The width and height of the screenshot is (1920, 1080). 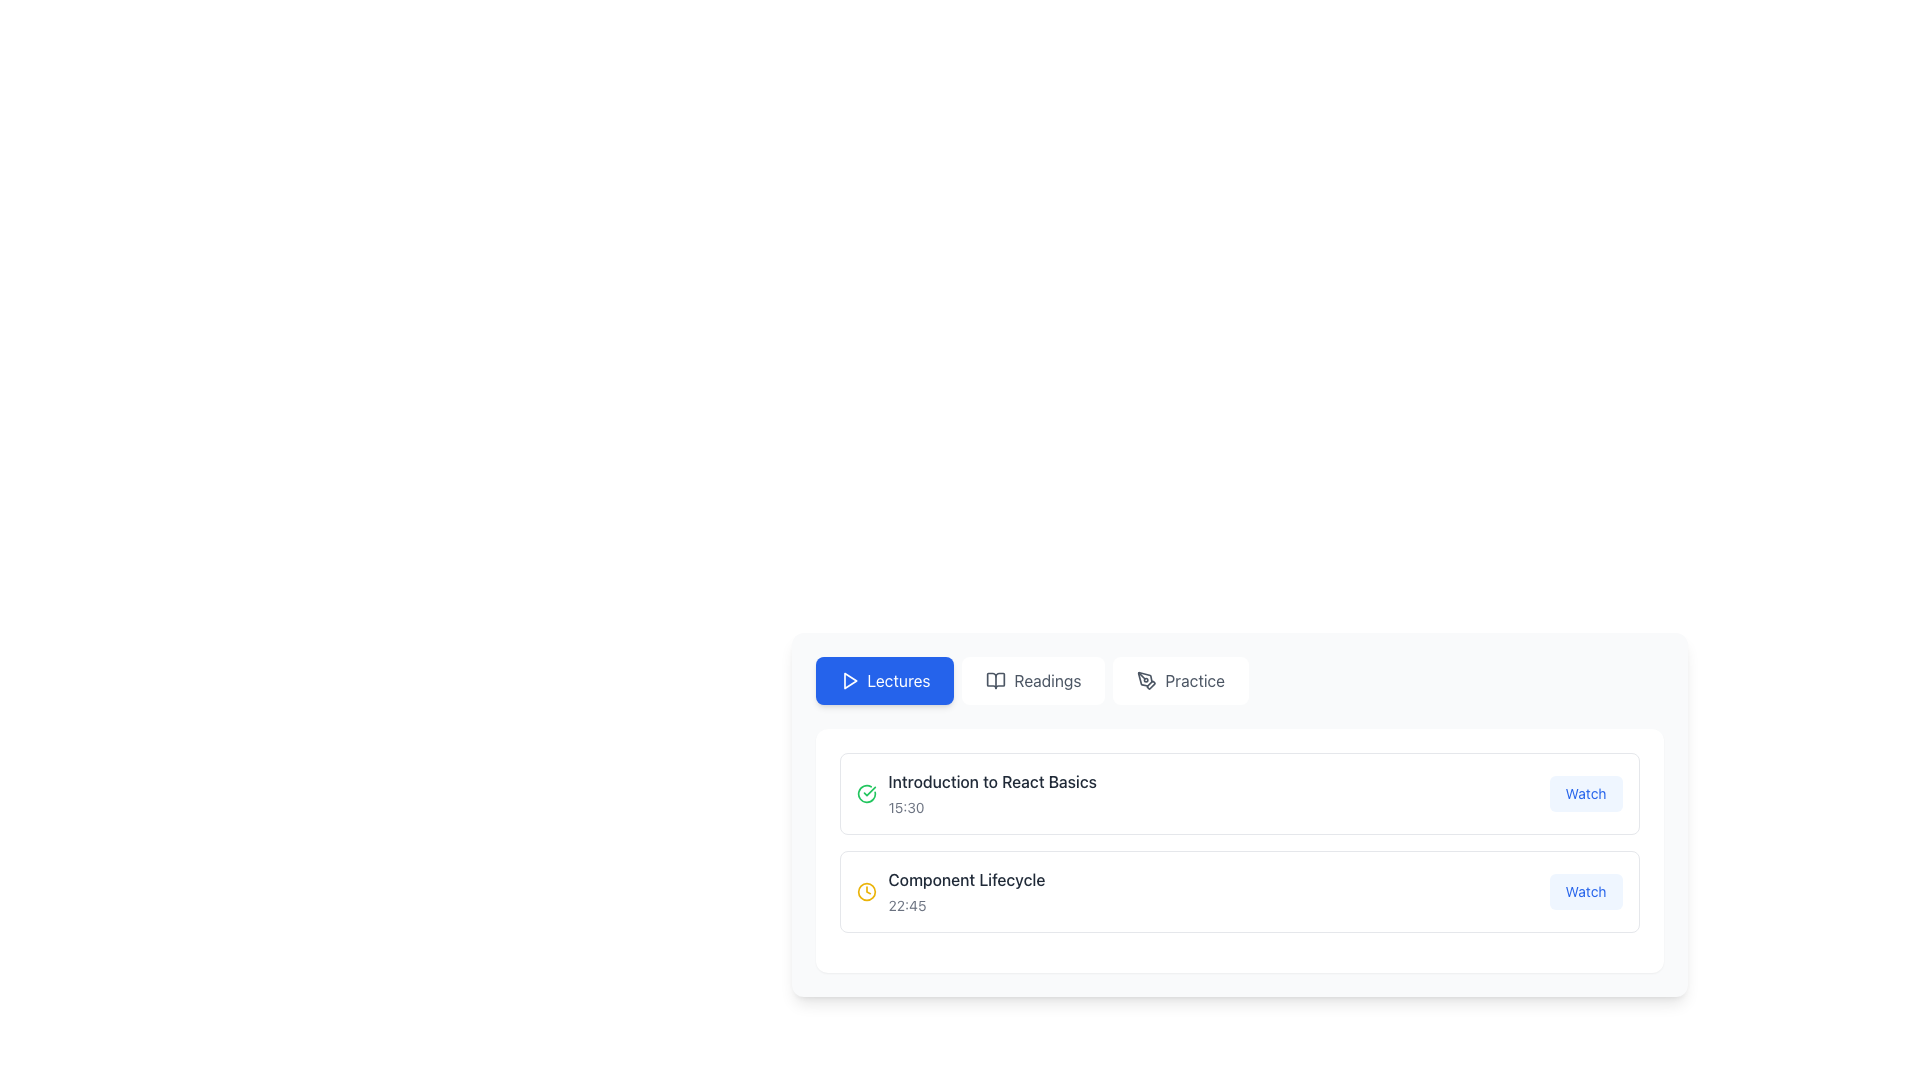 I want to click on the 'Watch' button on the visually distinct card with a white background and rounded corners, located below the horizontal menu in the content section, so click(x=1238, y=851).